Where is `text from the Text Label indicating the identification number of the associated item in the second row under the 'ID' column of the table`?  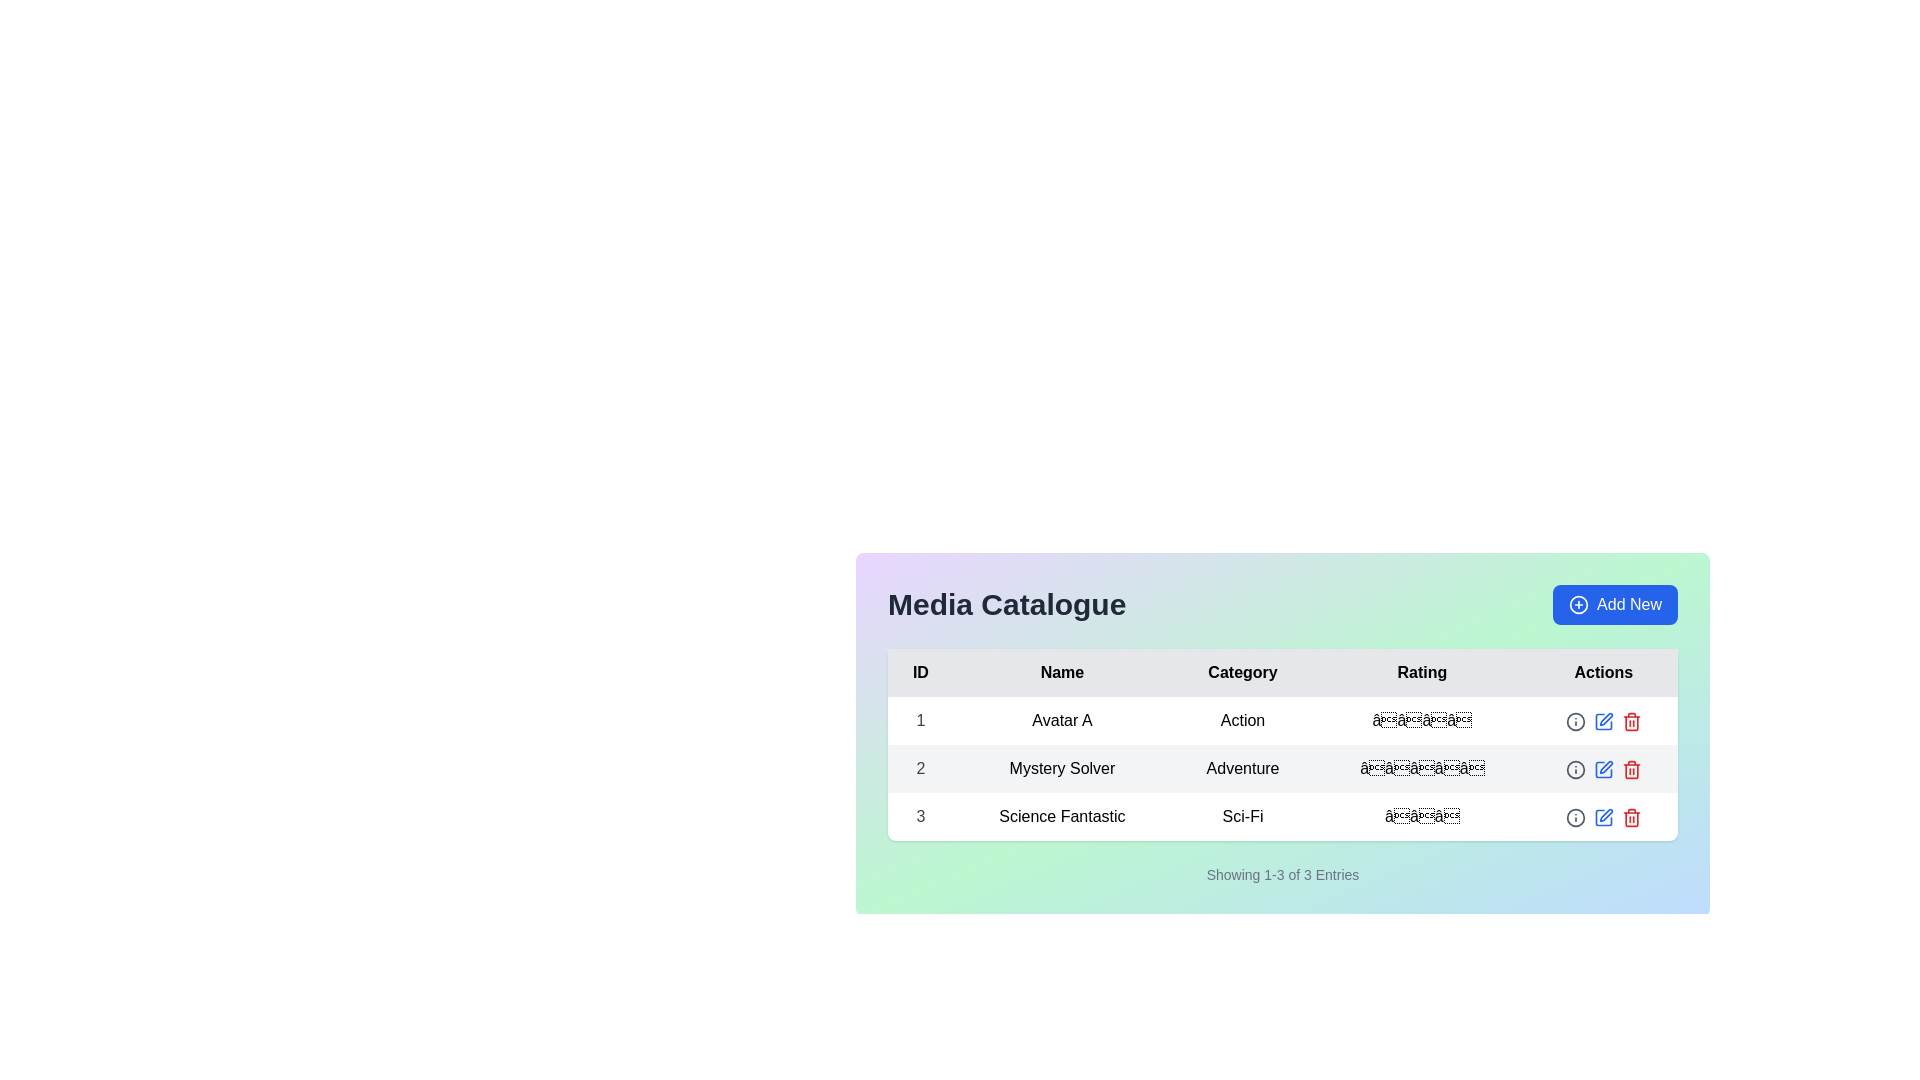 text from the Text Label indicating the identification number of the associated item in the second row under the 'ID' column of the table is located at coordinates (920, 767).